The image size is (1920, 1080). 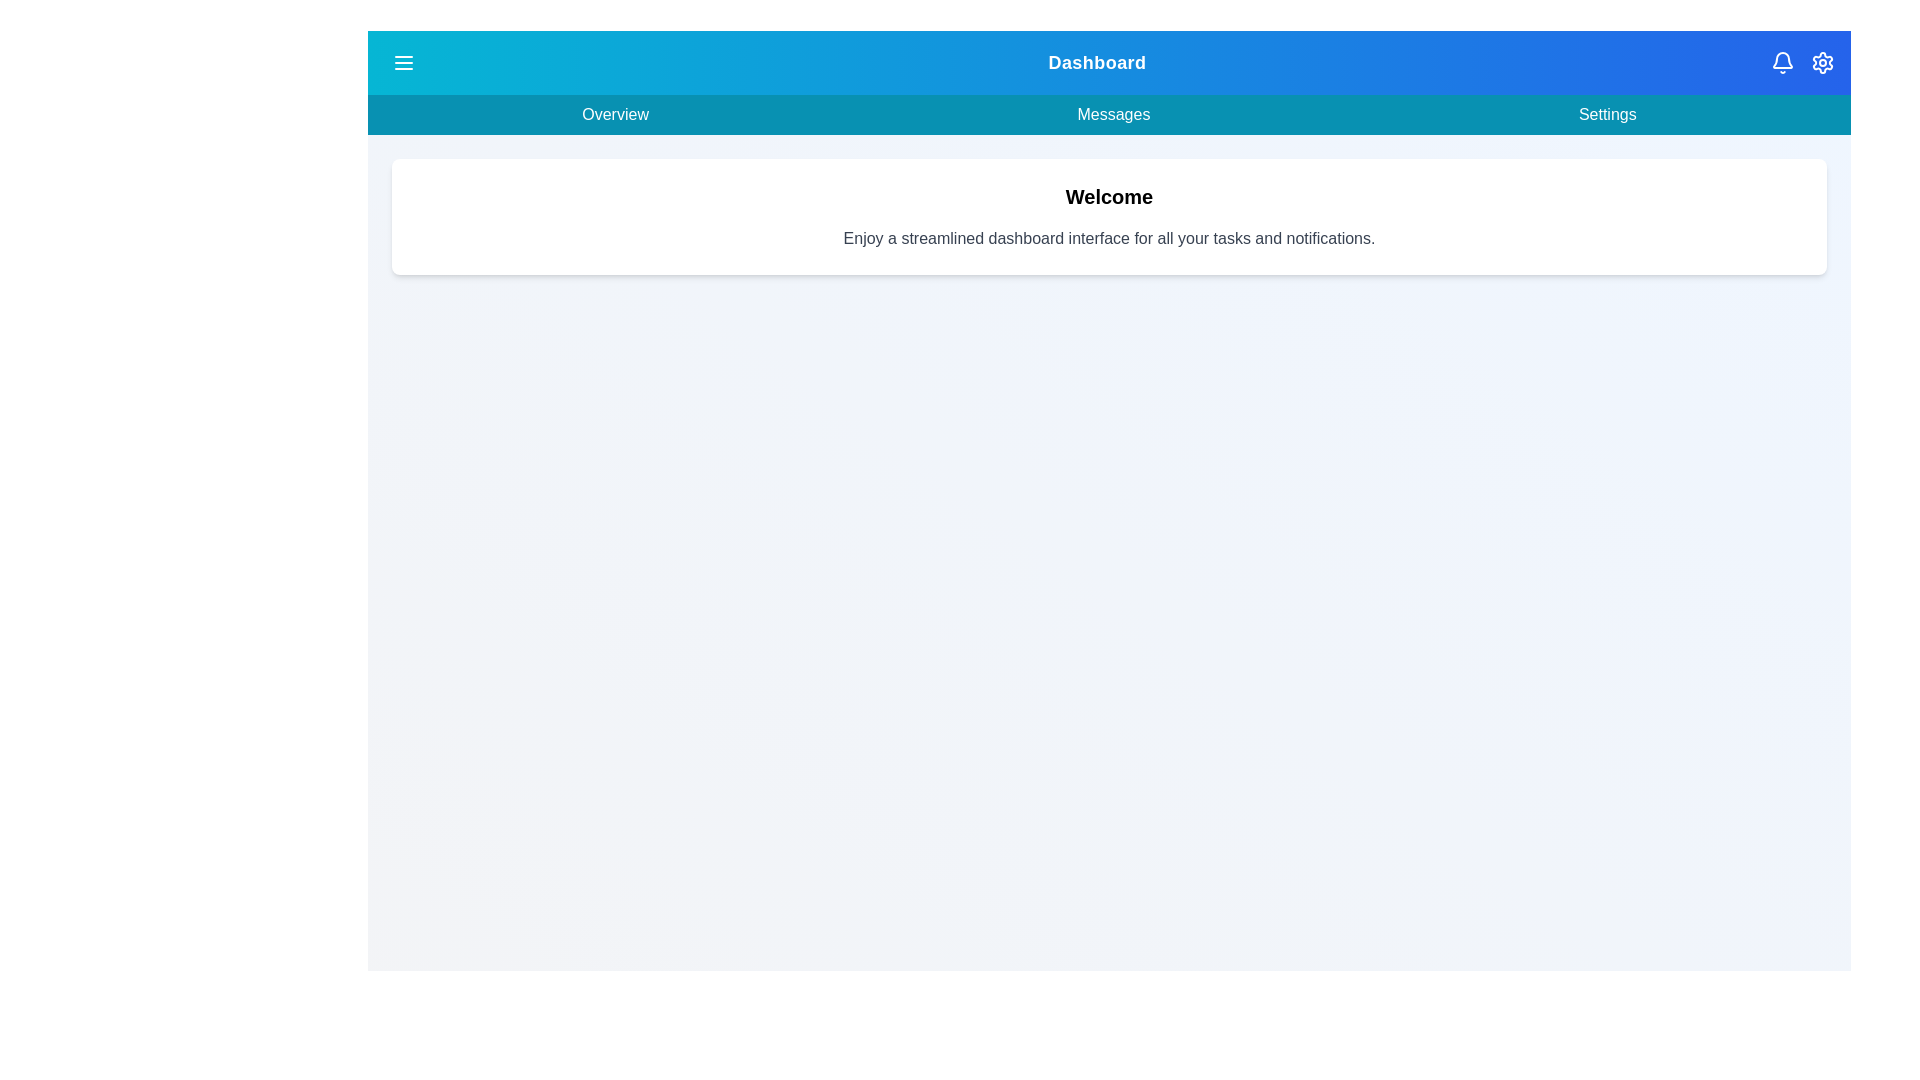 What do you see at coordinates (1112, 115) in the screenshot?
I see `the messages_tab to inspect its behavior` at bounding box center [1112, 115].